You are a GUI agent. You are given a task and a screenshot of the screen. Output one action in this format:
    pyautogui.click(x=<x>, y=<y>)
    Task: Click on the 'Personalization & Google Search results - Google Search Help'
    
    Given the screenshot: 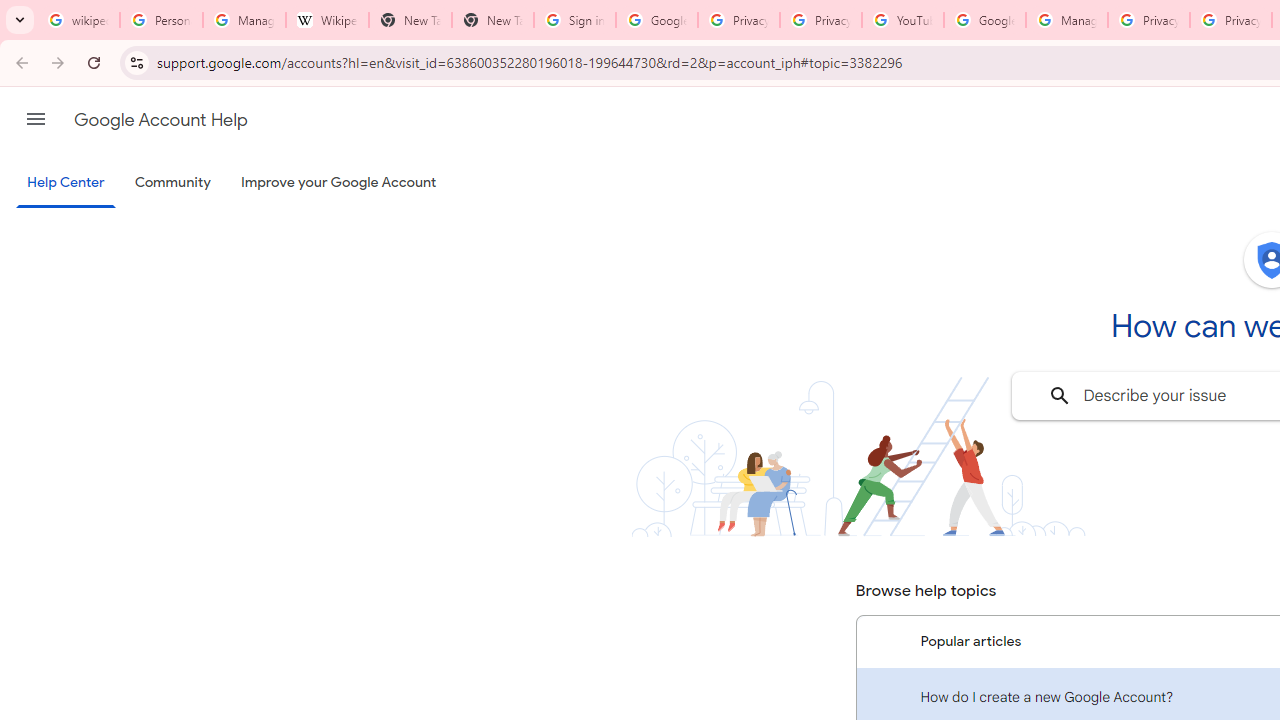 What is the action you would take?
    pyautogui.click(x=161, y=20)
    